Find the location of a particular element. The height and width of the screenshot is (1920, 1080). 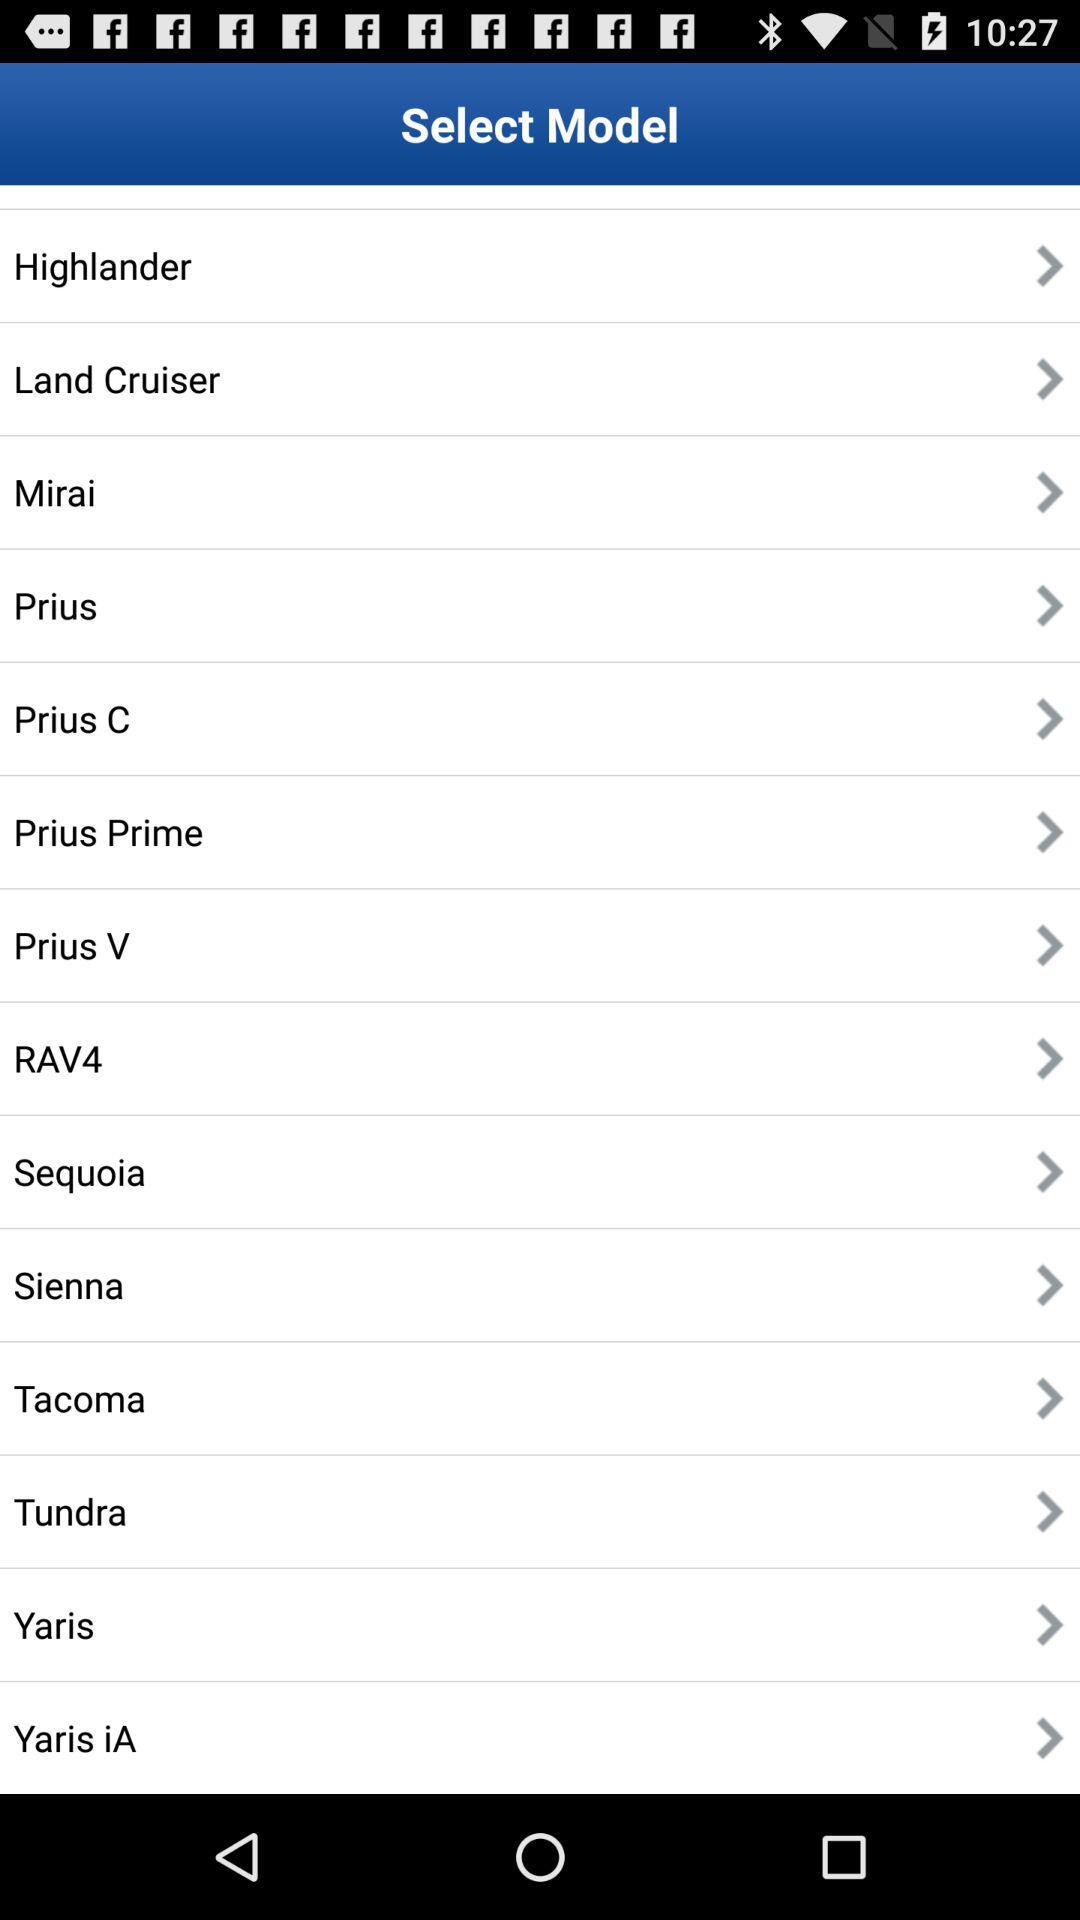

icon below the rav4 icon is located at coordinates (78, 1171).